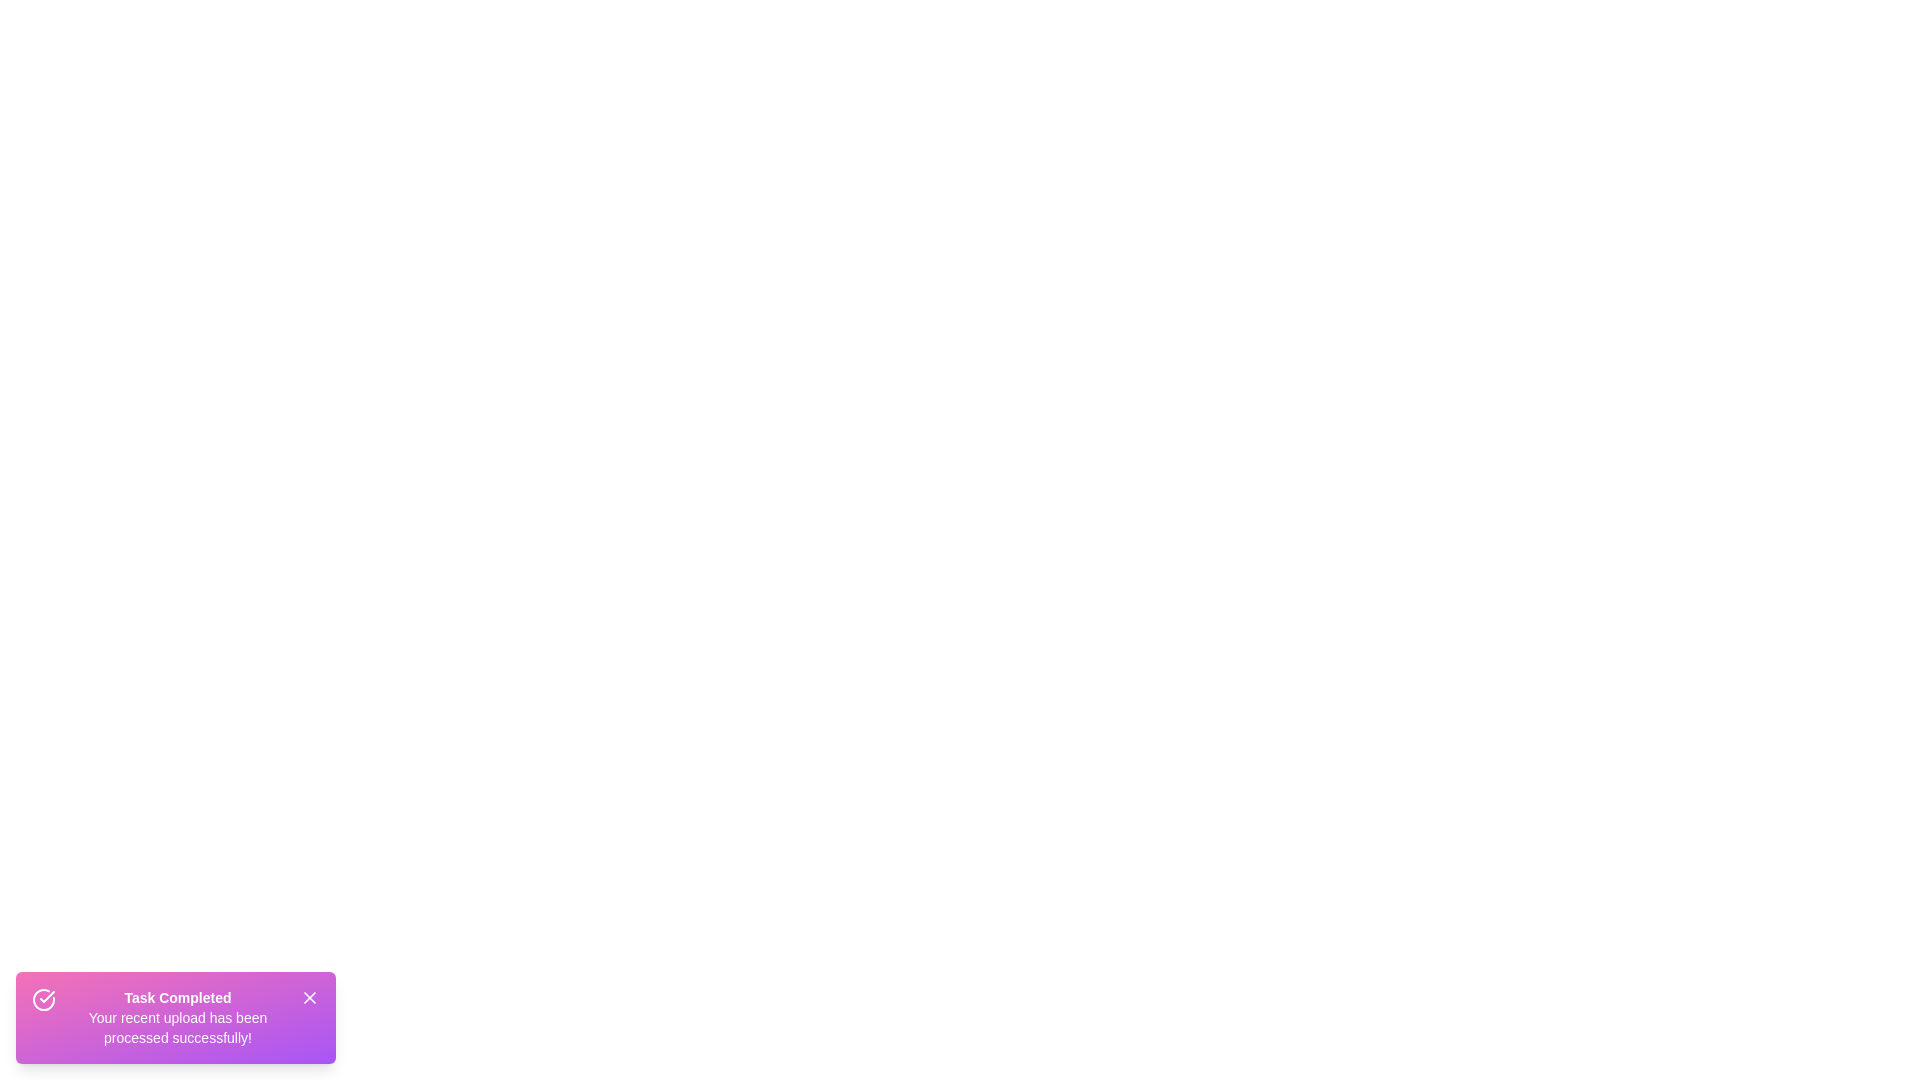 The image size is (1920, 1080). What do you see at coordinates (43, 999) in the screenshot?
I see `the checkmark icon in the snackbar` at bounding box center [43, 999].